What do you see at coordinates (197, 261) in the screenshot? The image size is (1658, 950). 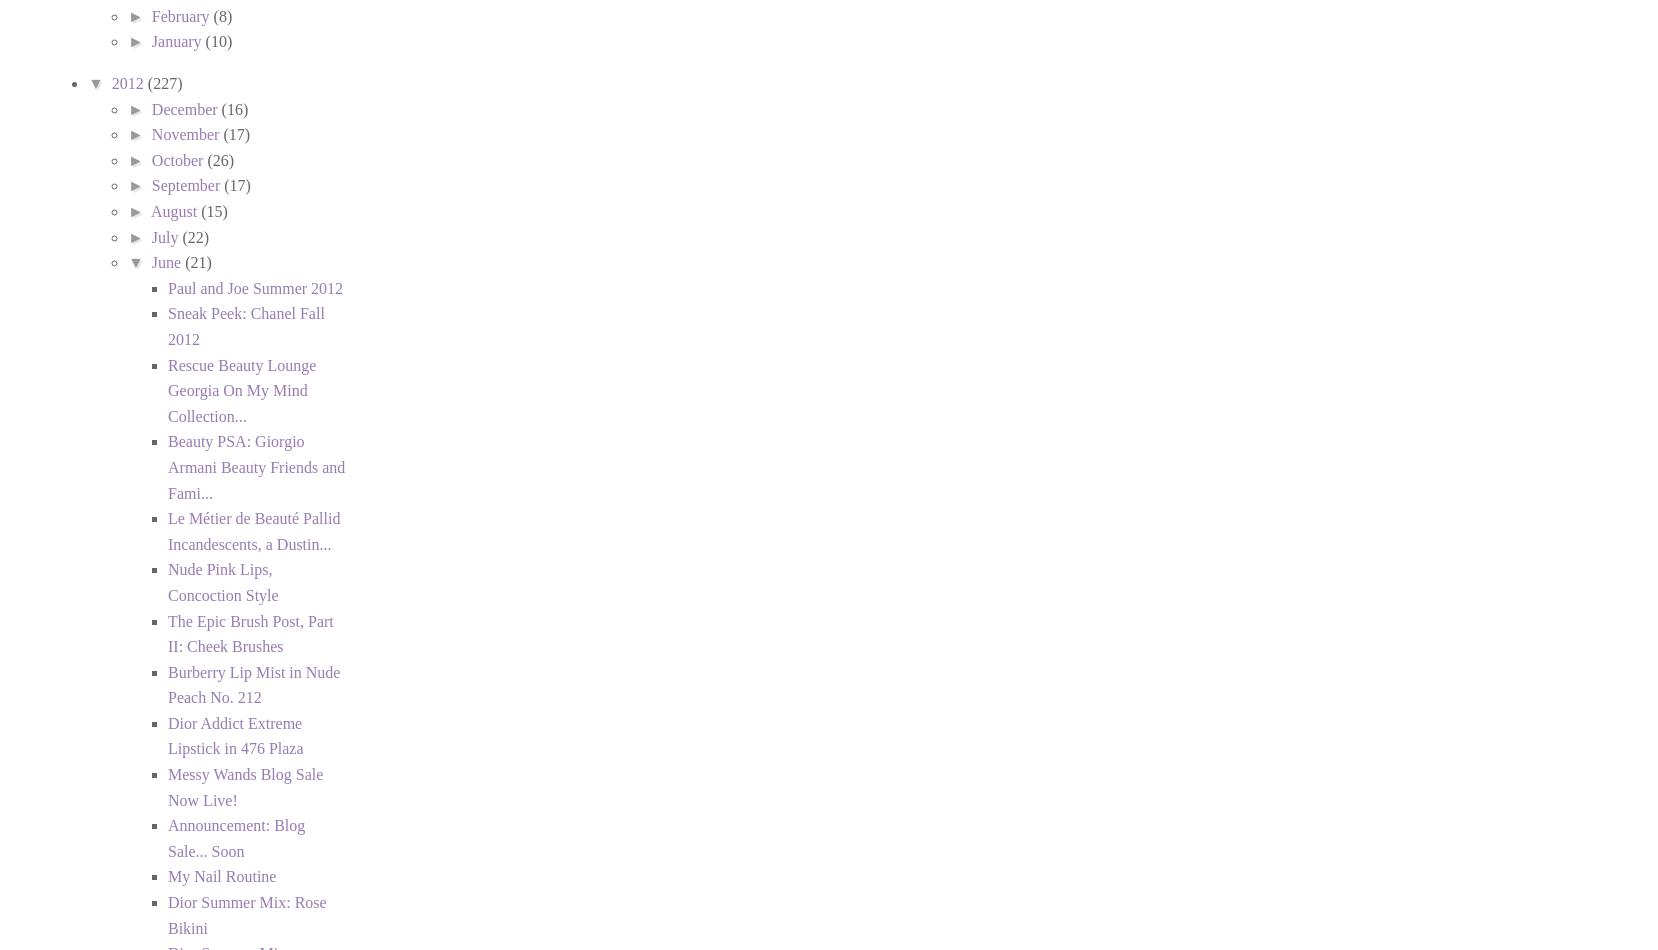 I see `'(21)'` at bounding box center [197, 261].